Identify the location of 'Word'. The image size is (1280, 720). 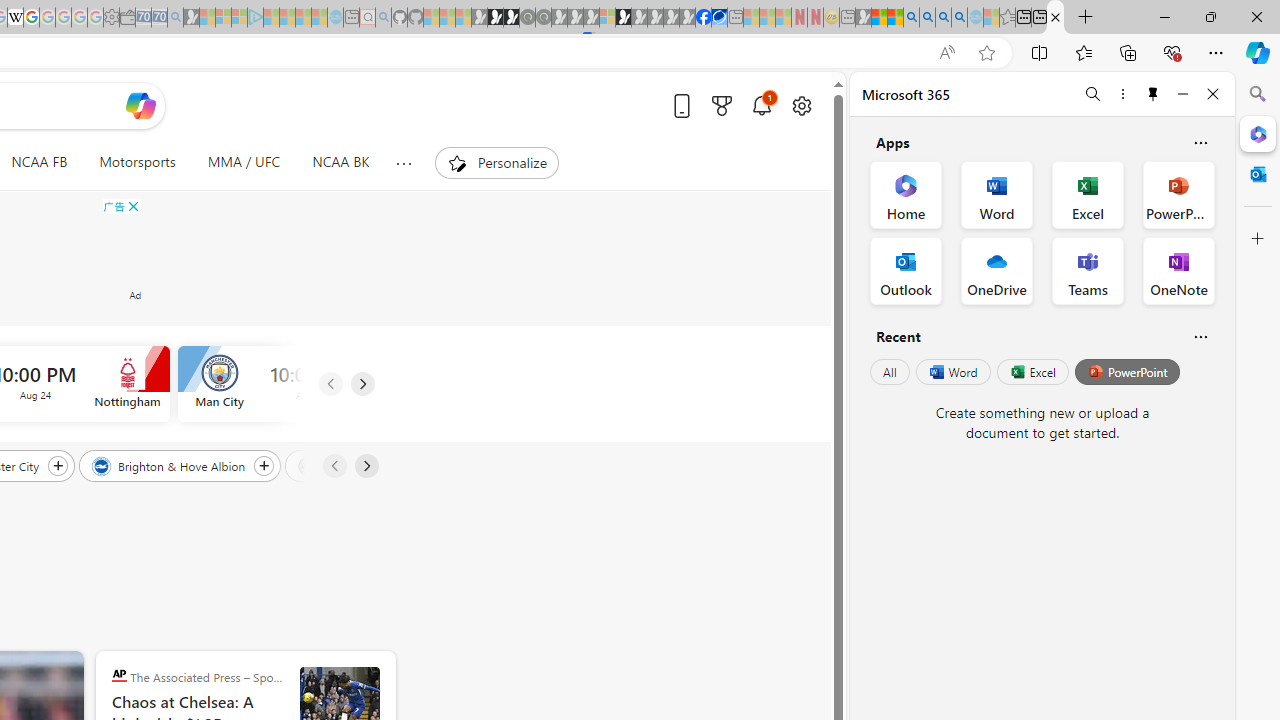
(951, 372).